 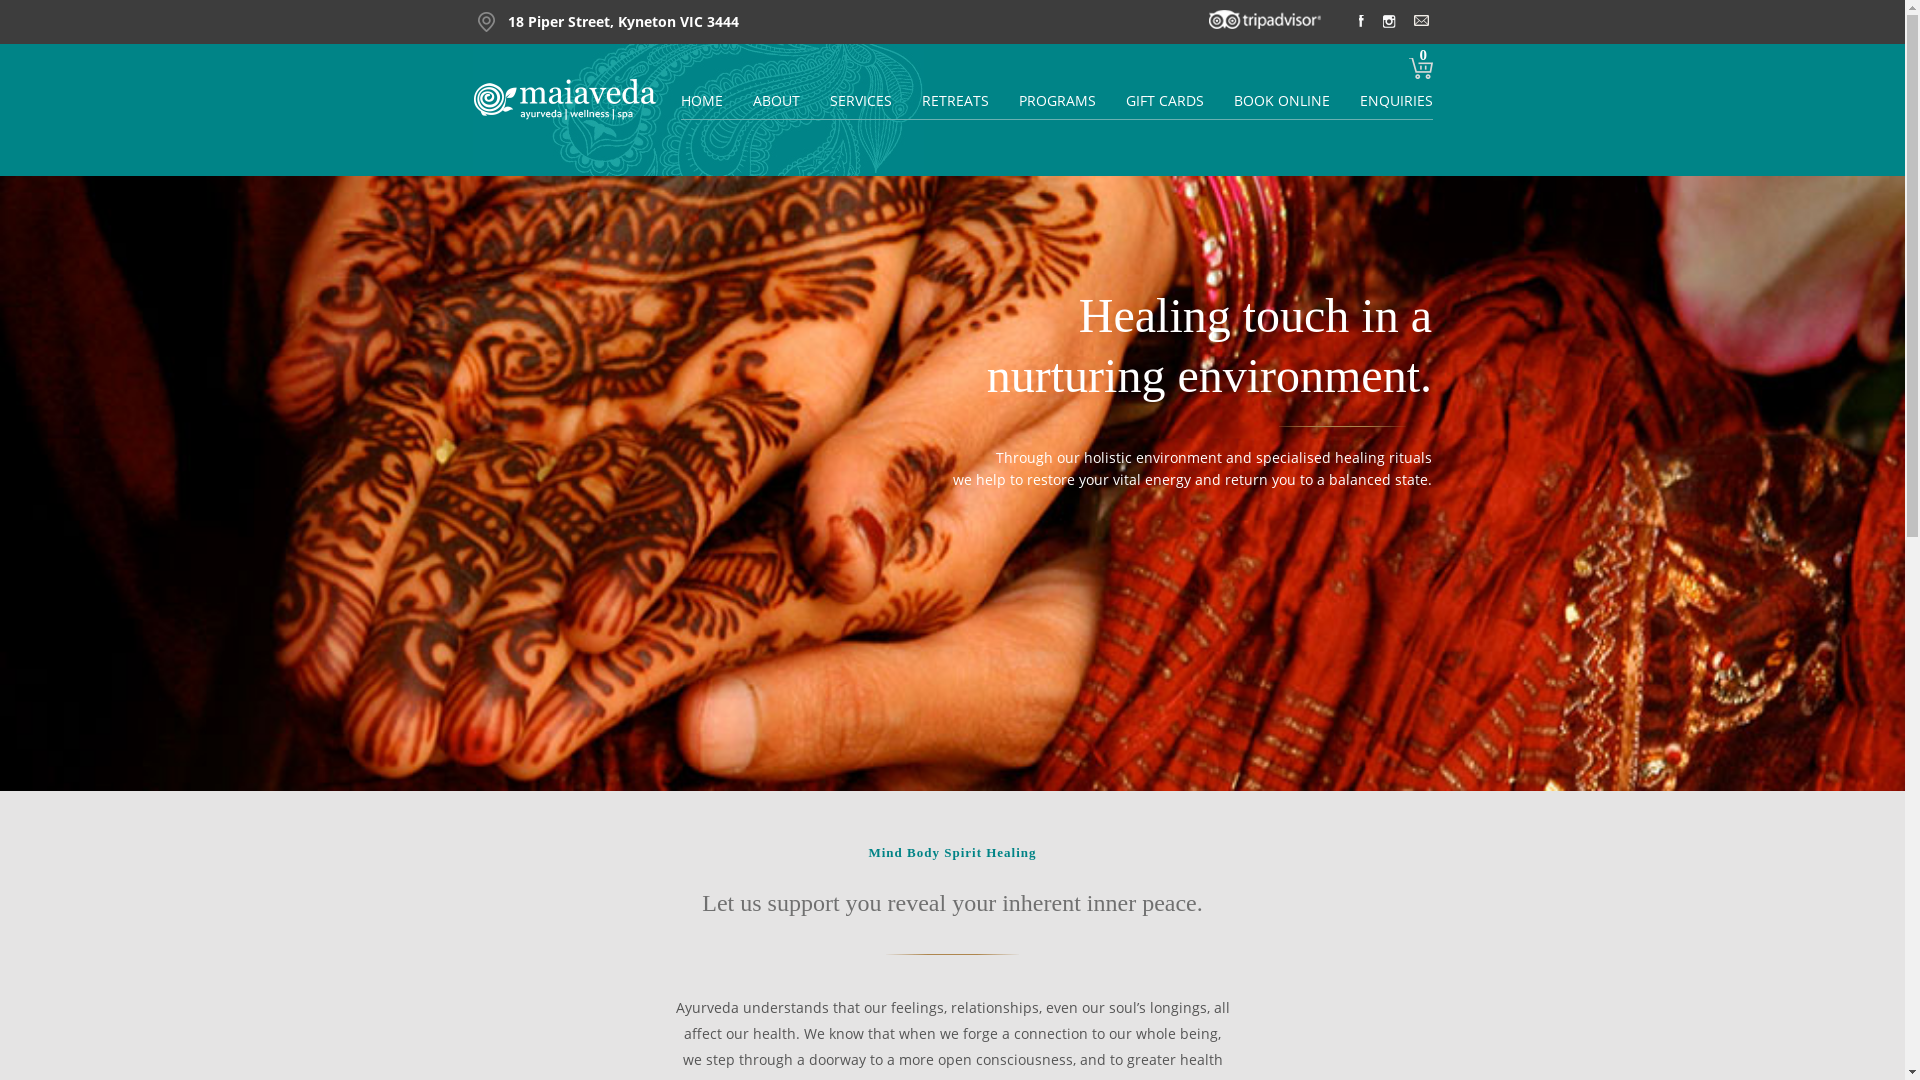 What do you see at coordinates (700, 100) in the screenshot?
I see `'HOME'` at bounding box center [700, 100].